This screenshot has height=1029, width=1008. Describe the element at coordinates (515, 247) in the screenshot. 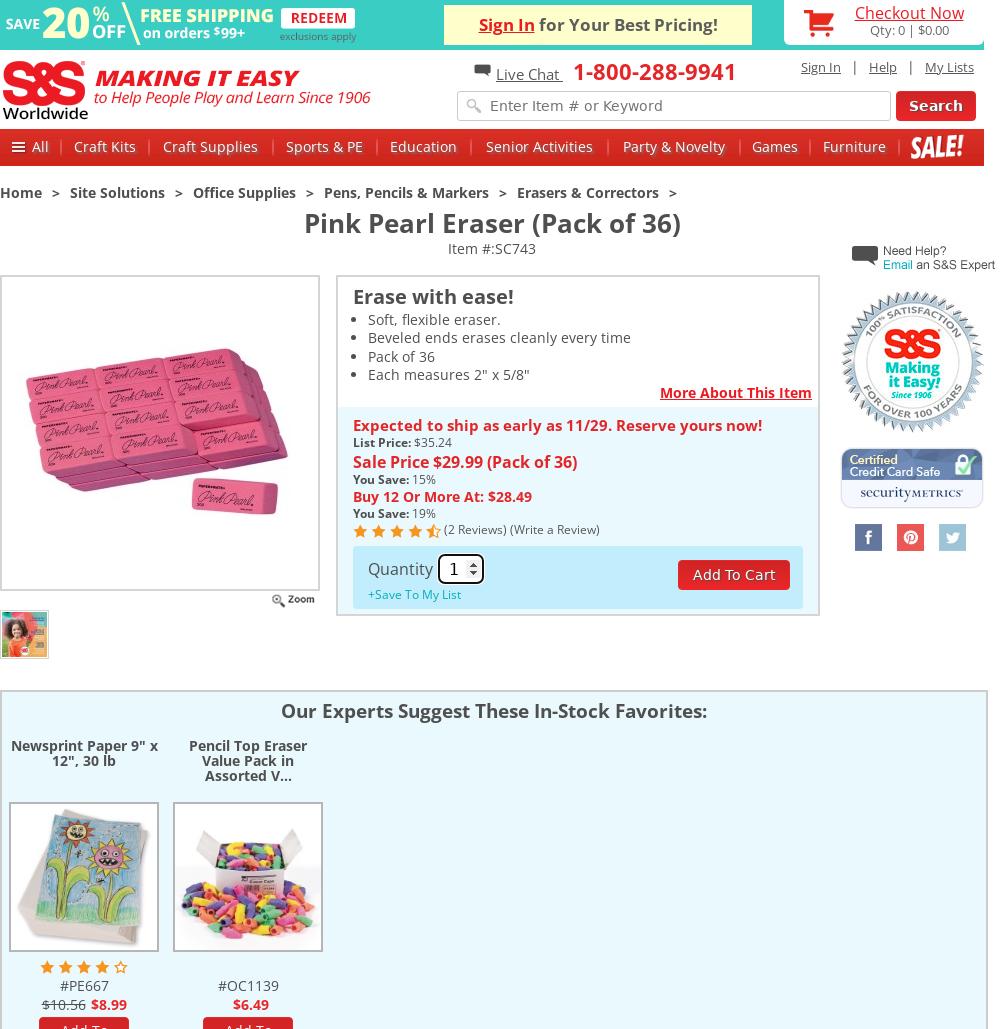

I see `'SC743'` at that location.